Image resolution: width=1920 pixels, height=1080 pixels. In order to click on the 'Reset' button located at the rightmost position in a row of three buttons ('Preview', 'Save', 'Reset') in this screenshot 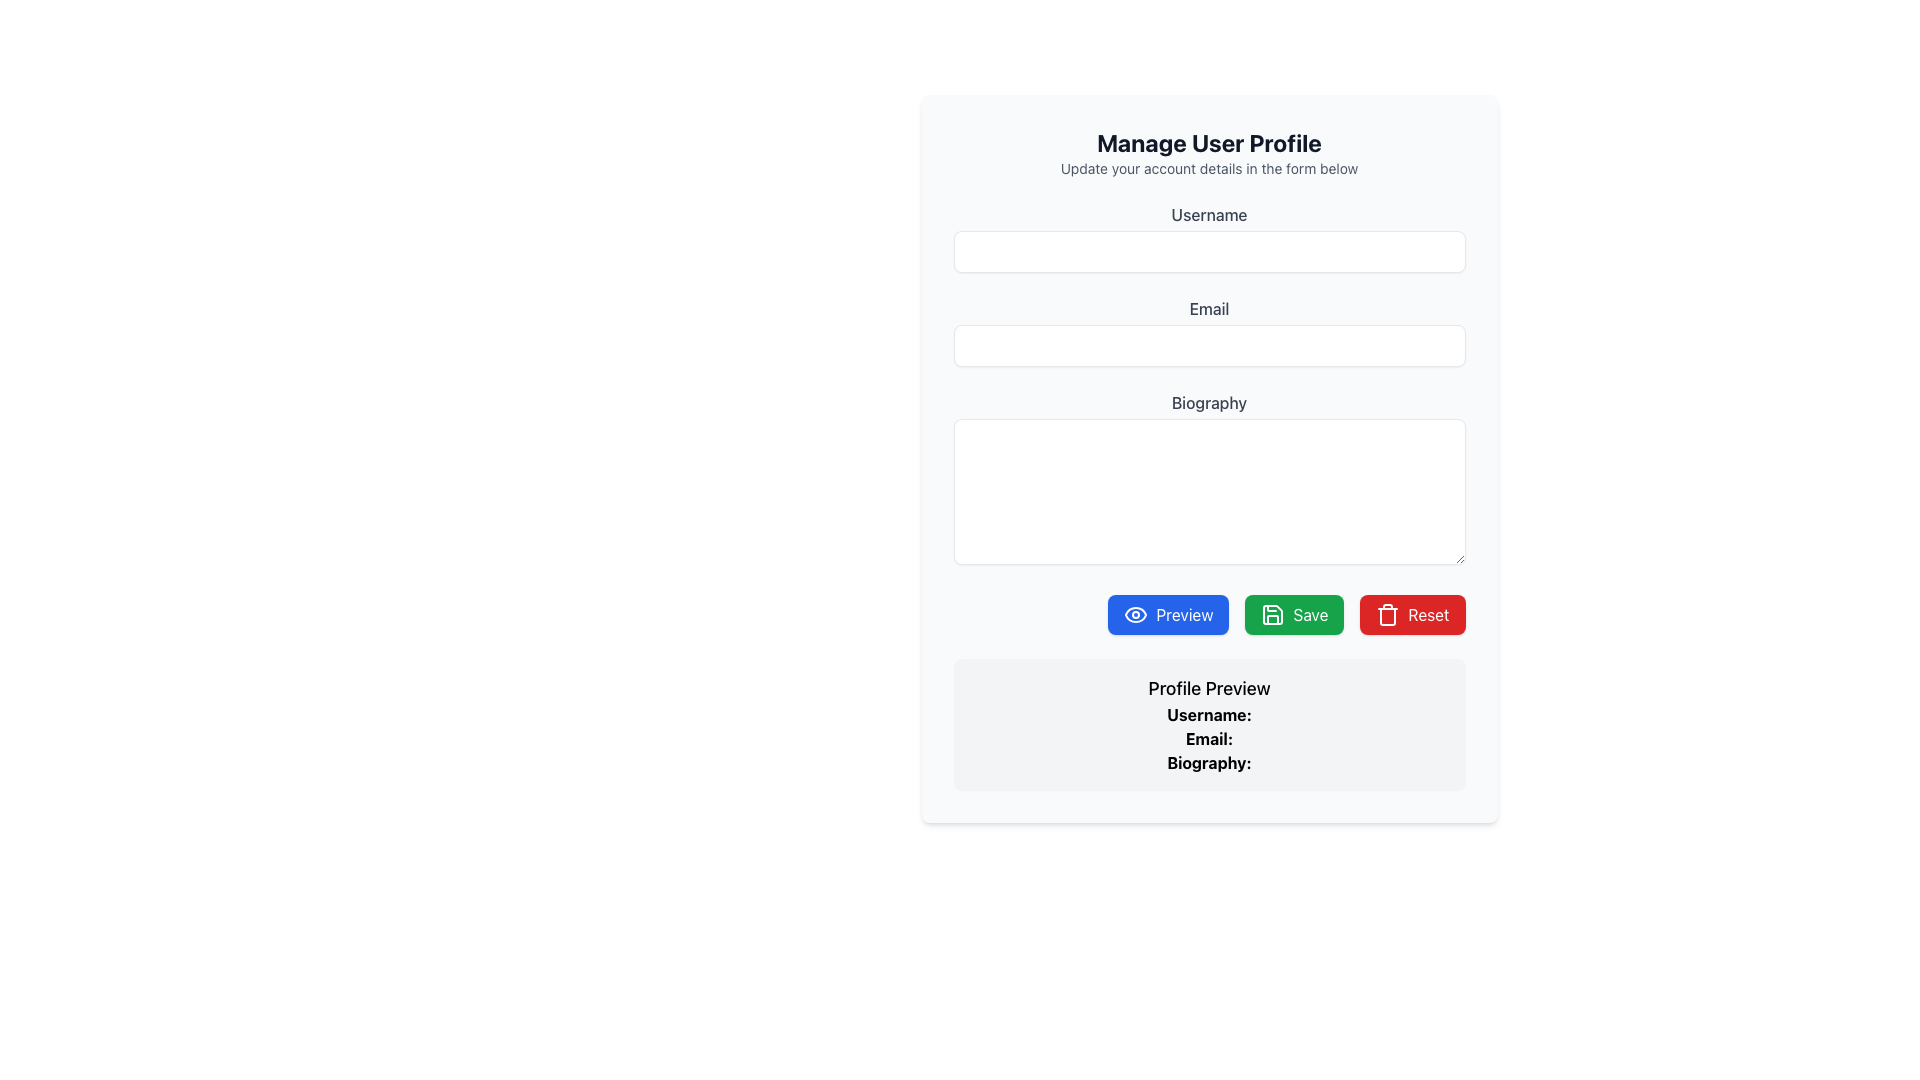, I will do `click(1411, 613)`.